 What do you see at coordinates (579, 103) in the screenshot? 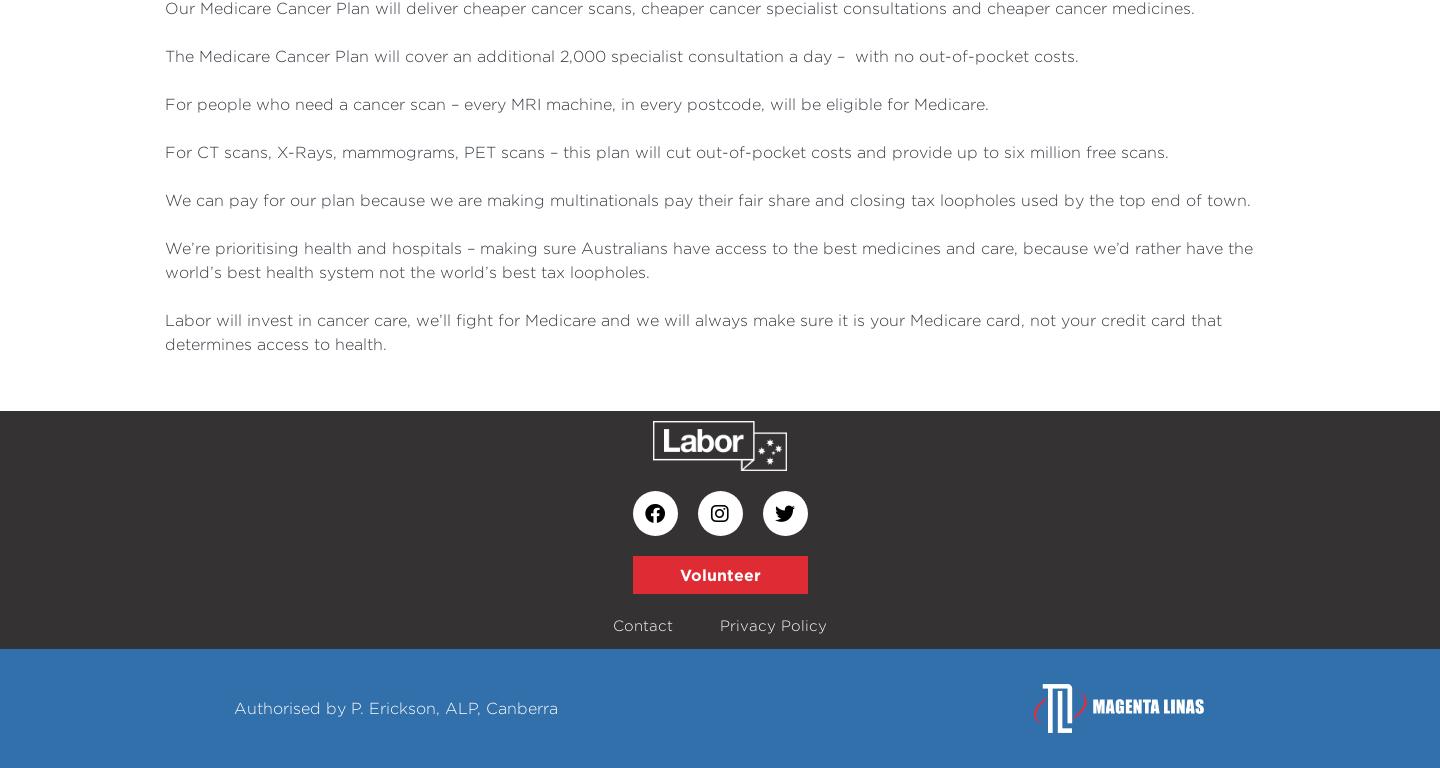
I see `'For people who need a cancer scan – every MRI machine, in every postcode, will be eligible for Medicare.'` at bounding box center [579, 103].